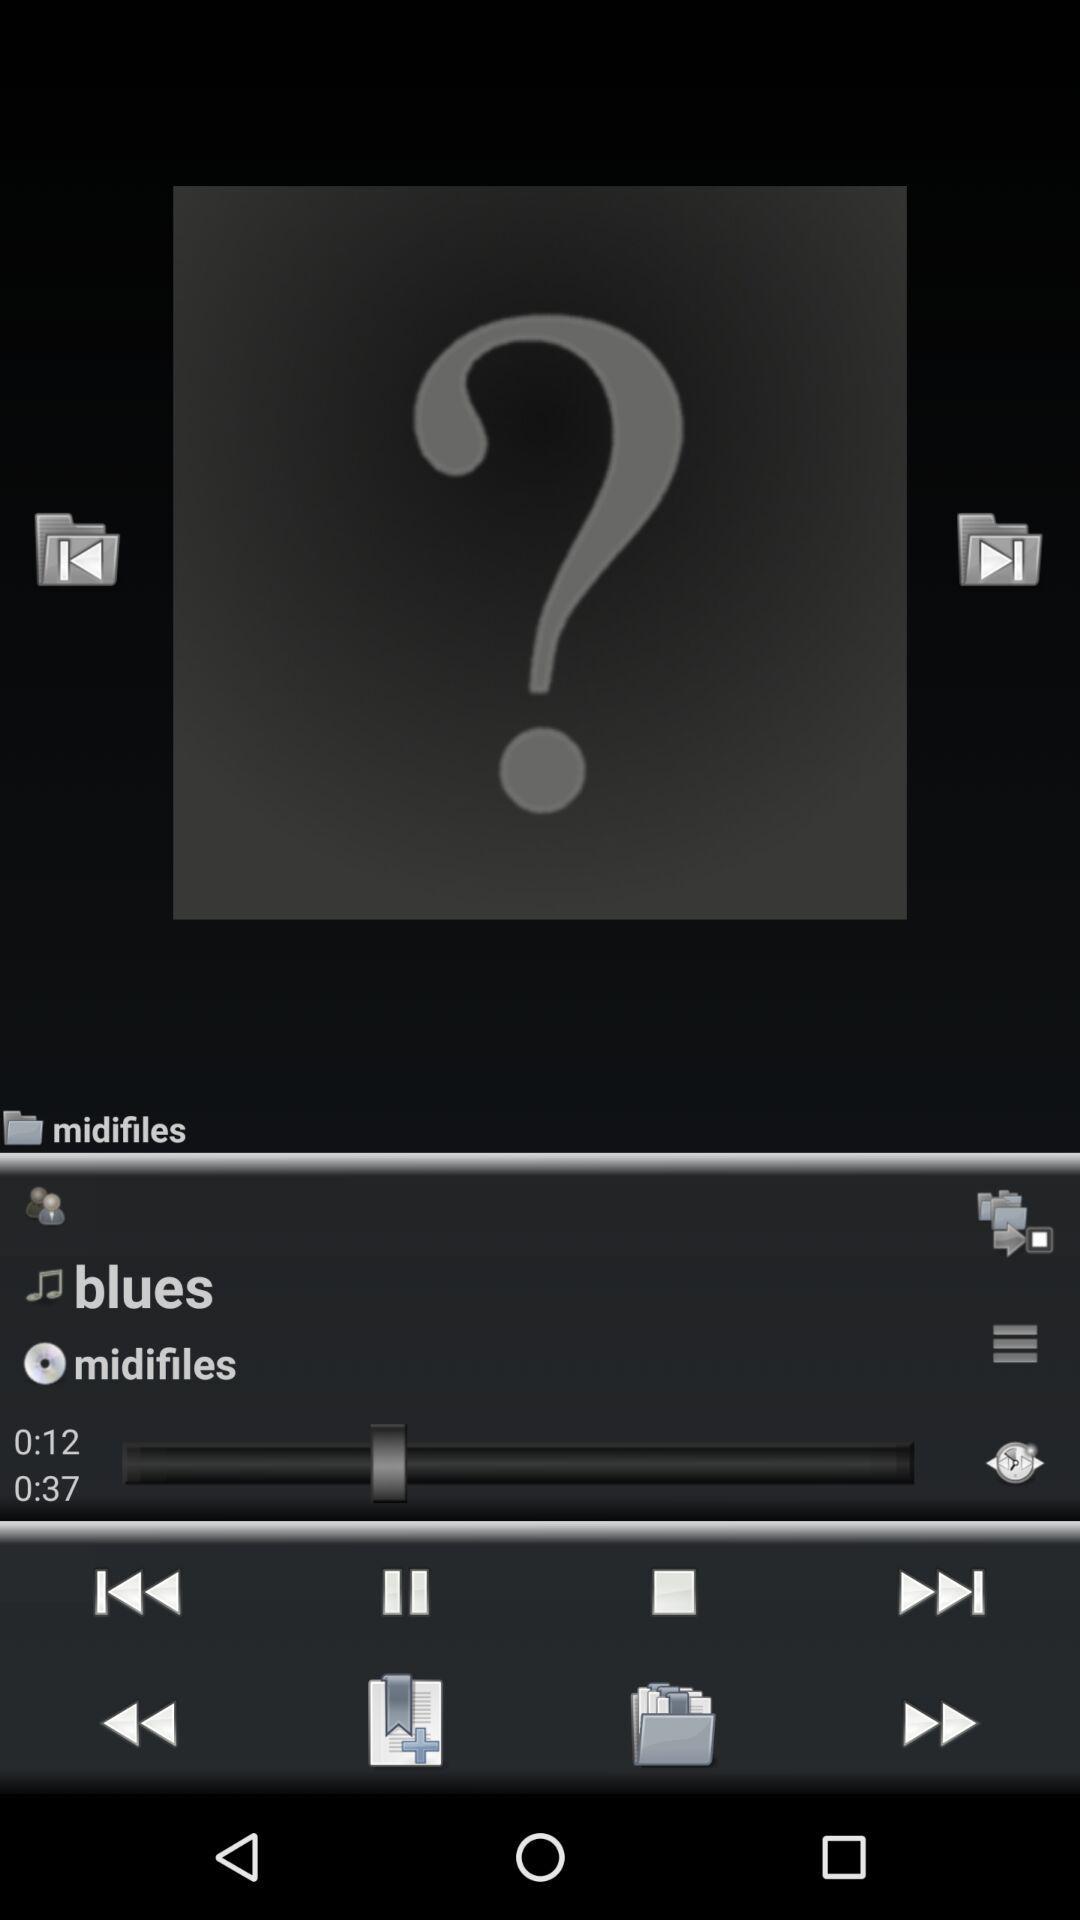  Describe the element at coordinates (940, 1702) in the screenshot. I see `the skip_next icon` at that location.